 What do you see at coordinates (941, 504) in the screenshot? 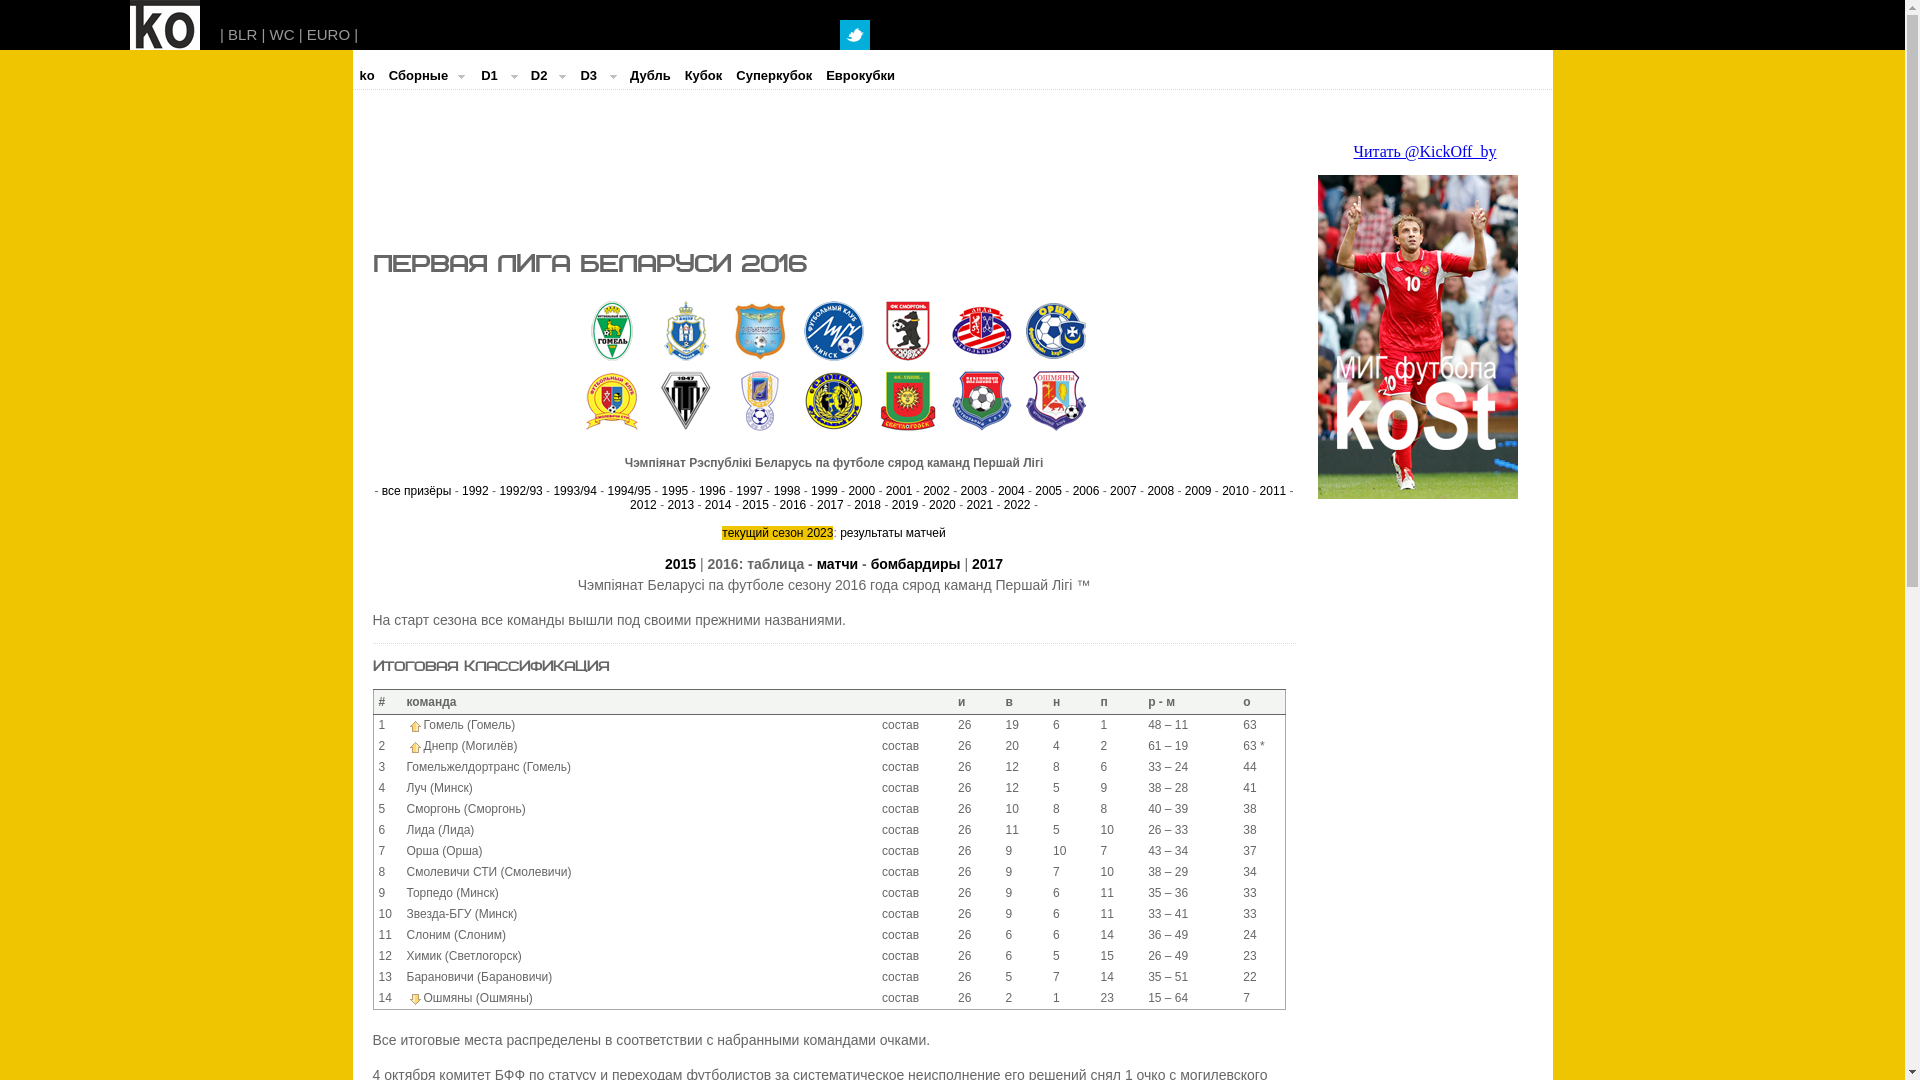
I see `'2020'` at bounding box center [941, 504].